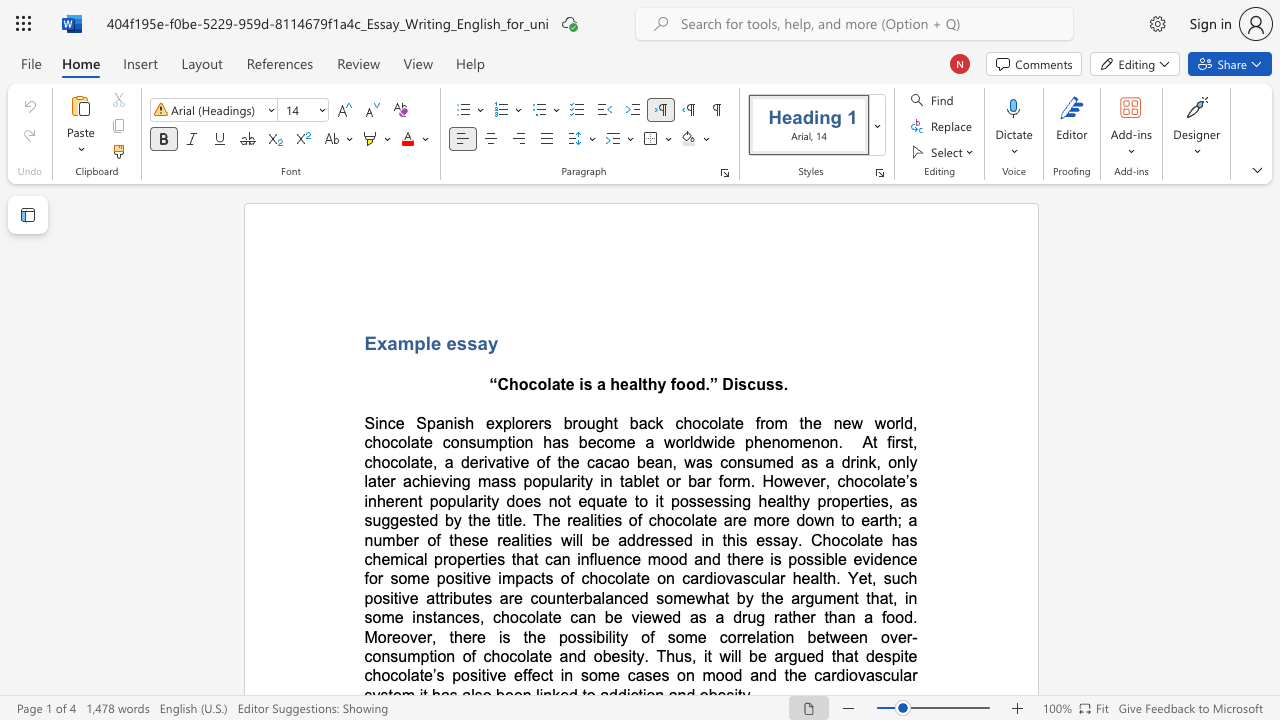 The image size is (1280, 720). What do you see at coordinates (674, 519) in the screenshot?
I see `the subset text "colate are more down to earth; a number of" within the text "healthy properties, as suggested by the title. The realities of chocolate are more down to earth; a number of these realities will be addressed in this essay. Chocolate has ch"` at bounding box center [674, 519].